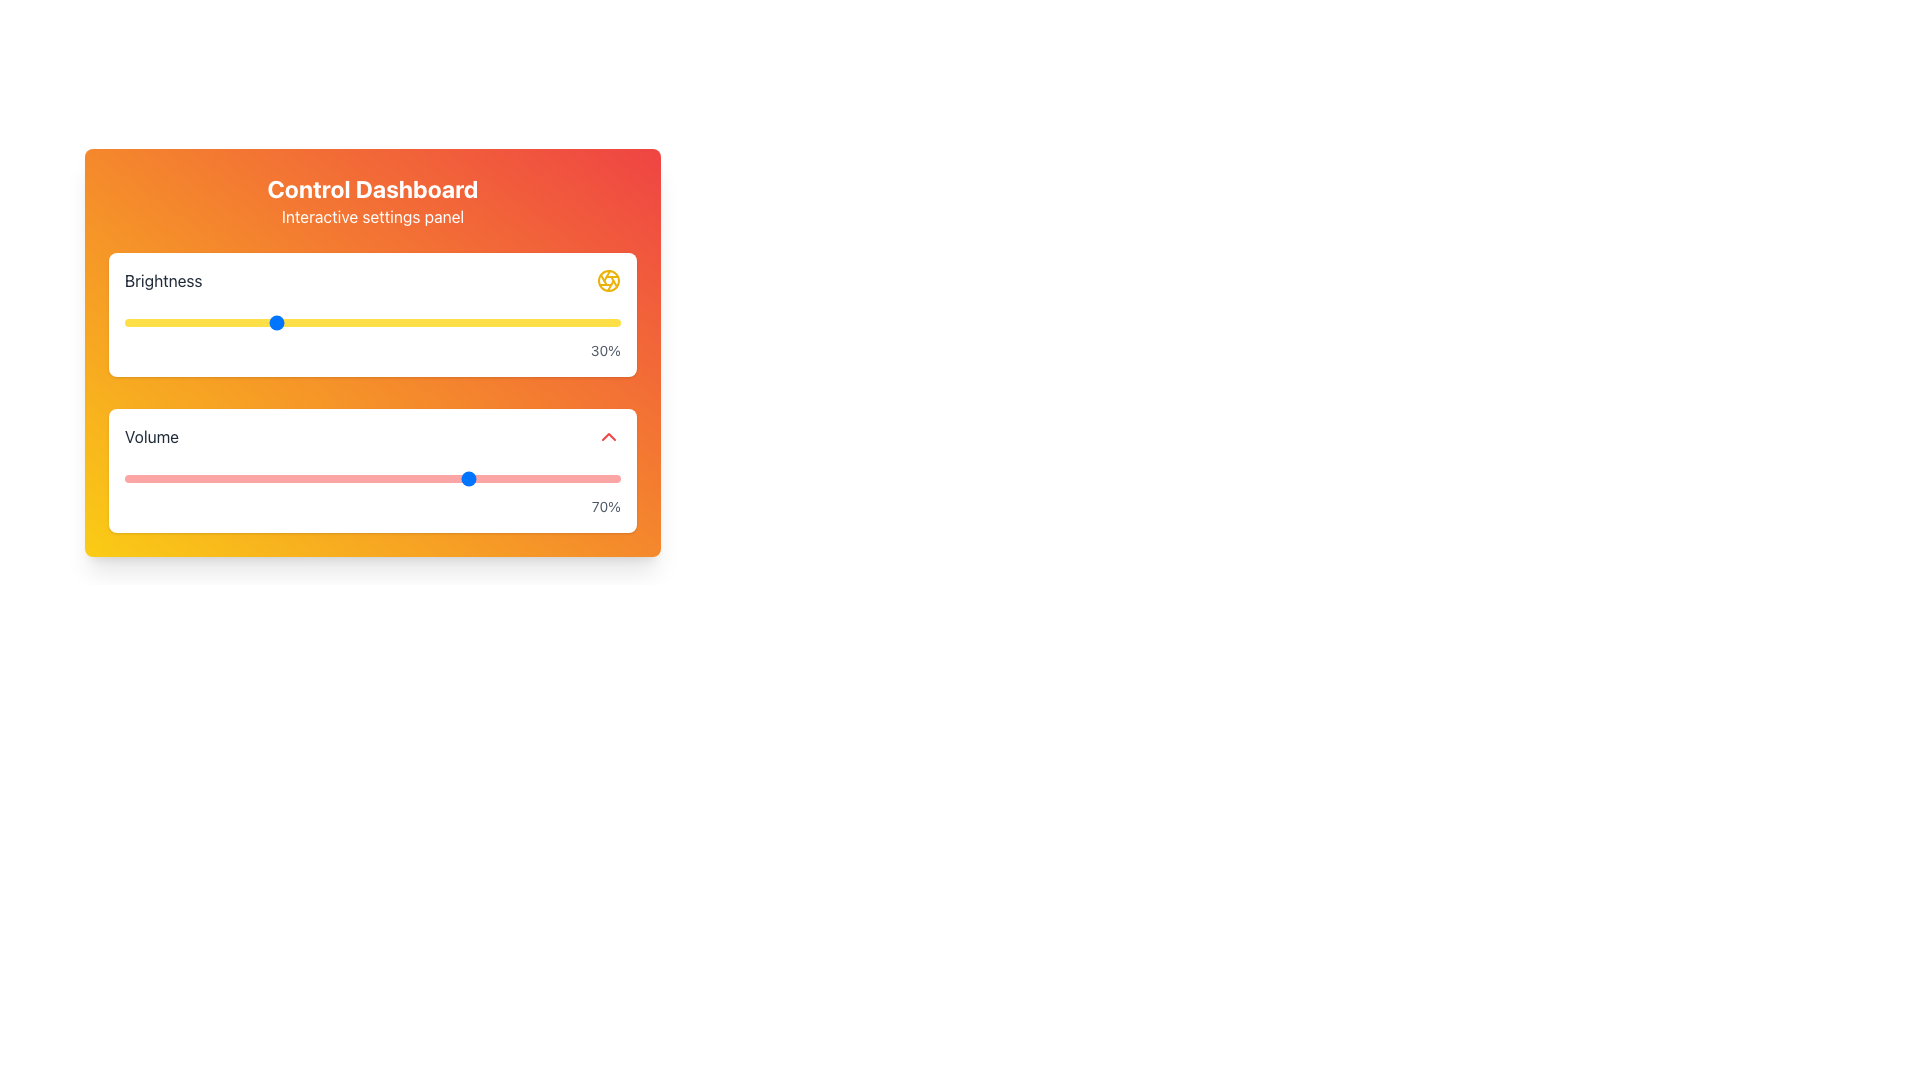  What do you see at coordinates (551, 478) in the screenshot?
I see `the volume` at bounding box center [551, 478].